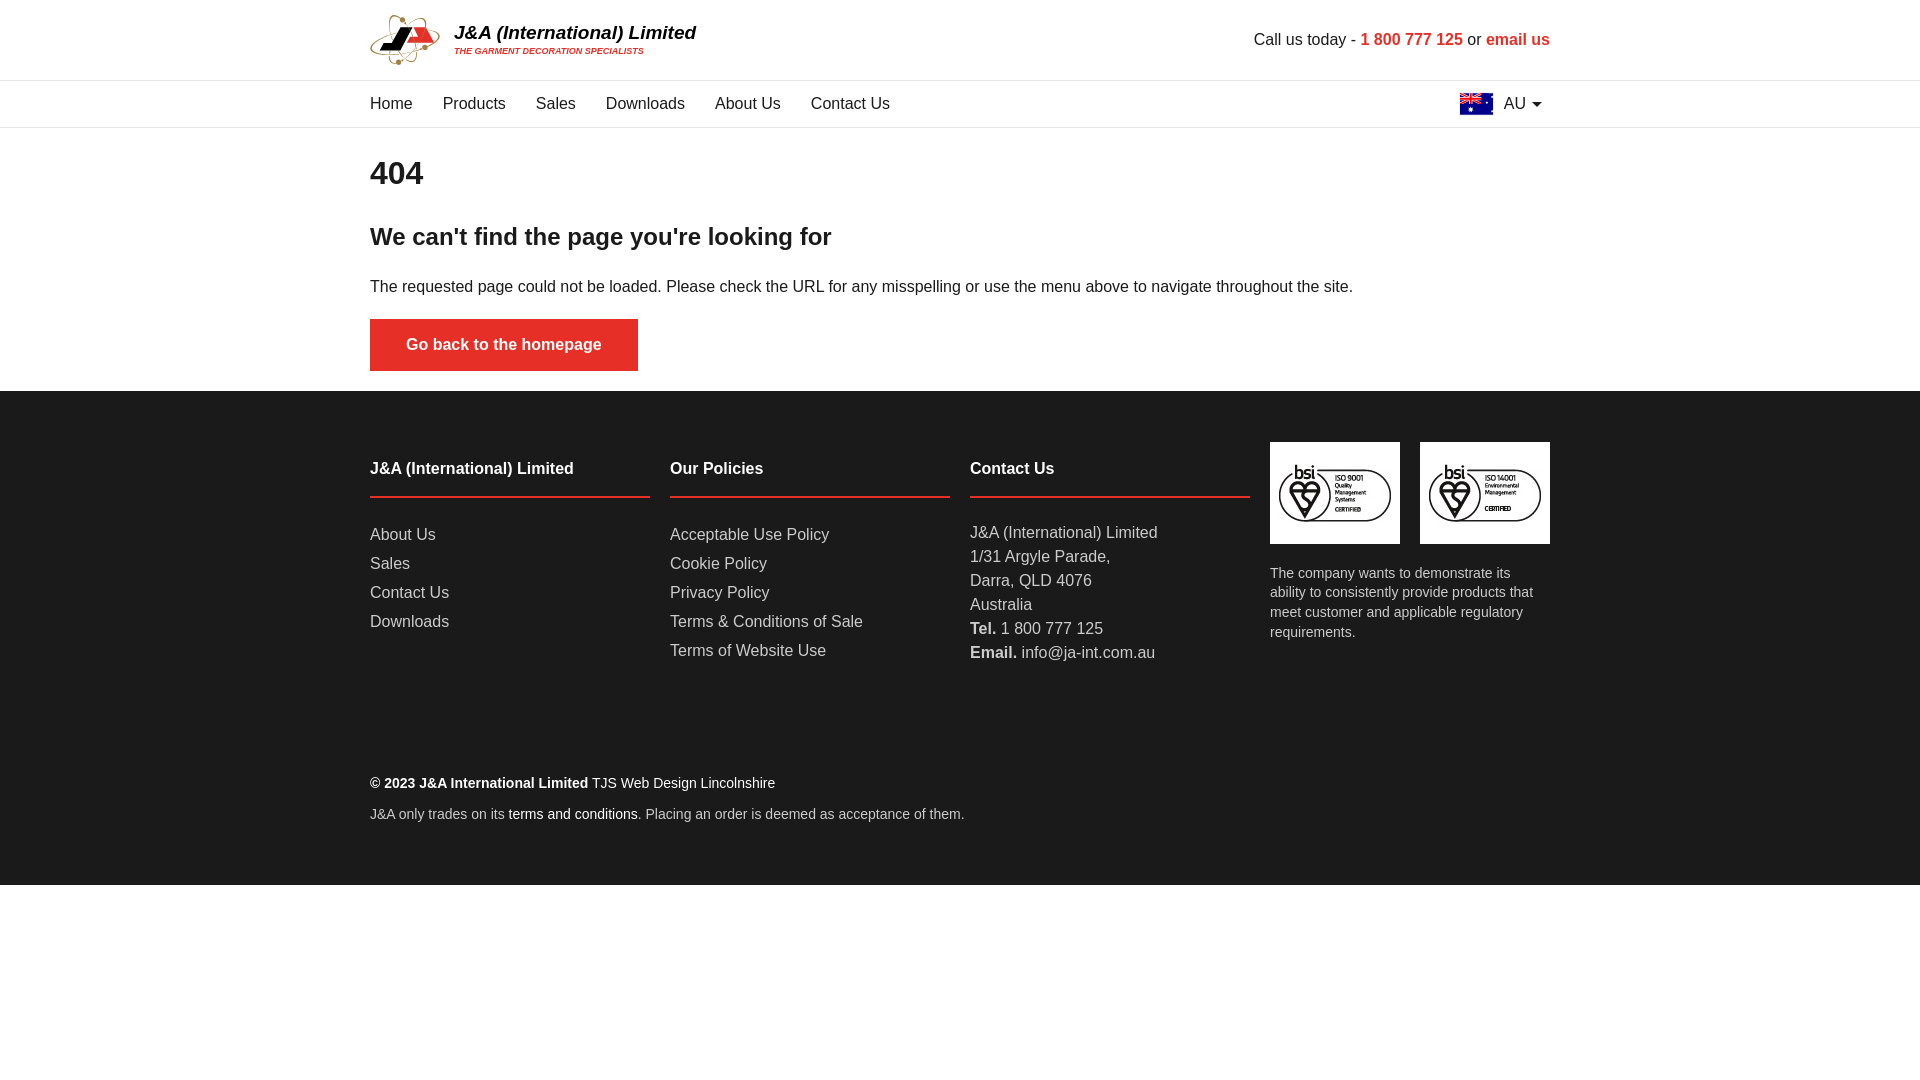 Image resolution: width=1920 pixels, height=1080 pixels. What do you see at coordinates (1500, 104) in the screenshot?
I see `'AU'` at bounding box center [1500, 104].